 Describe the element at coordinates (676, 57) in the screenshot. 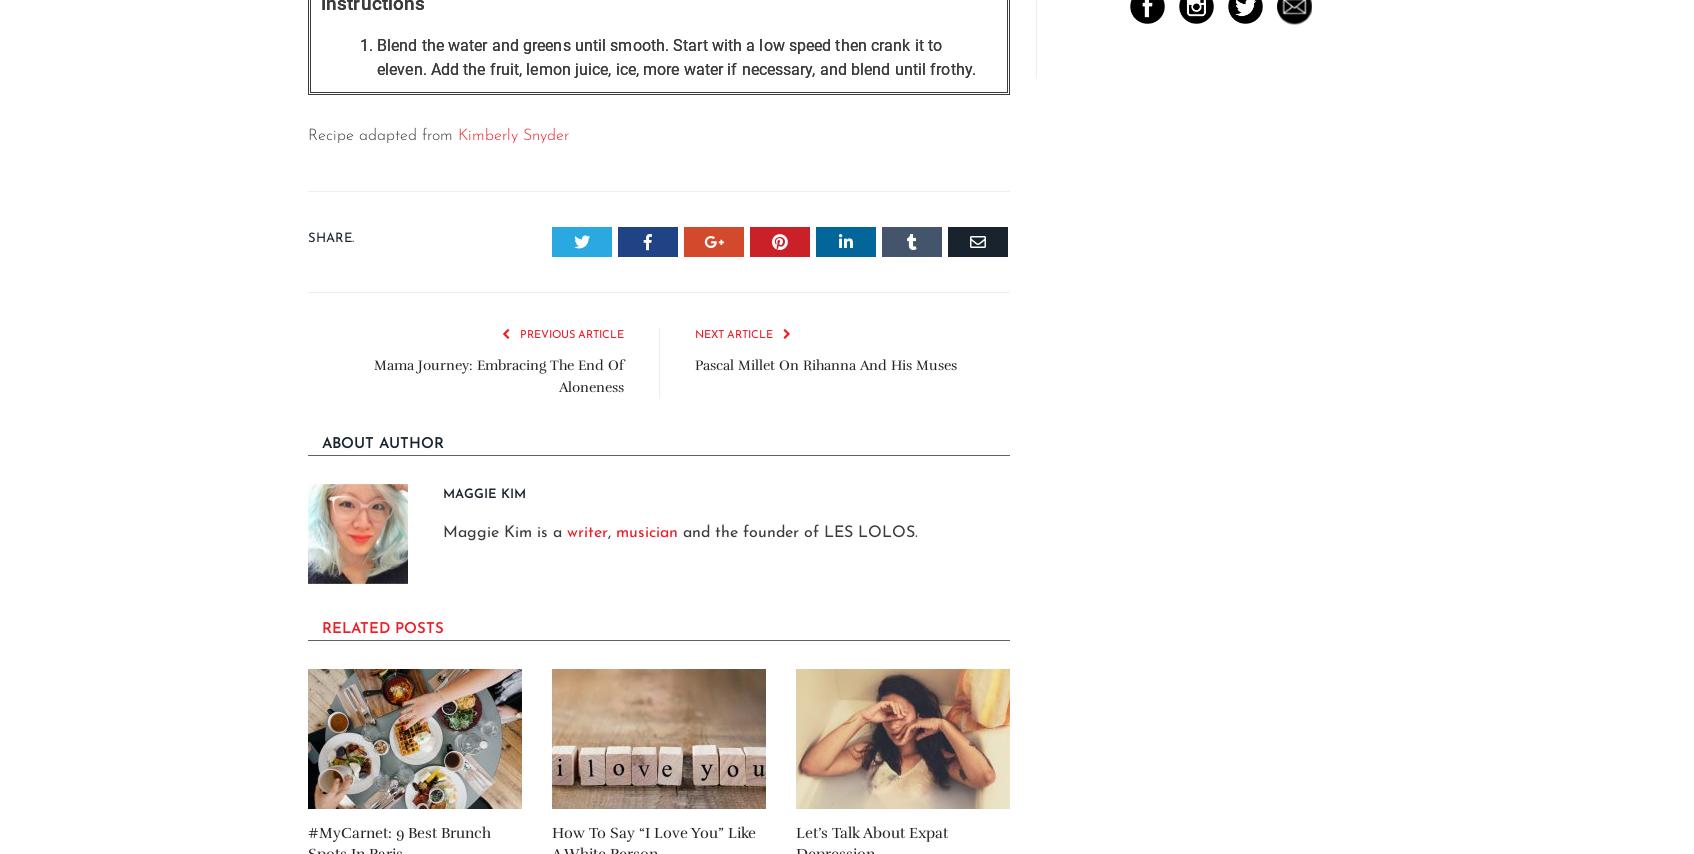

I see `'Blend the water and greens until smooth. Start with a low speed then crank it to eleven. Add the fruit, lemon juice, ice, more water if necessary, and blend until frothy.'` at that location.